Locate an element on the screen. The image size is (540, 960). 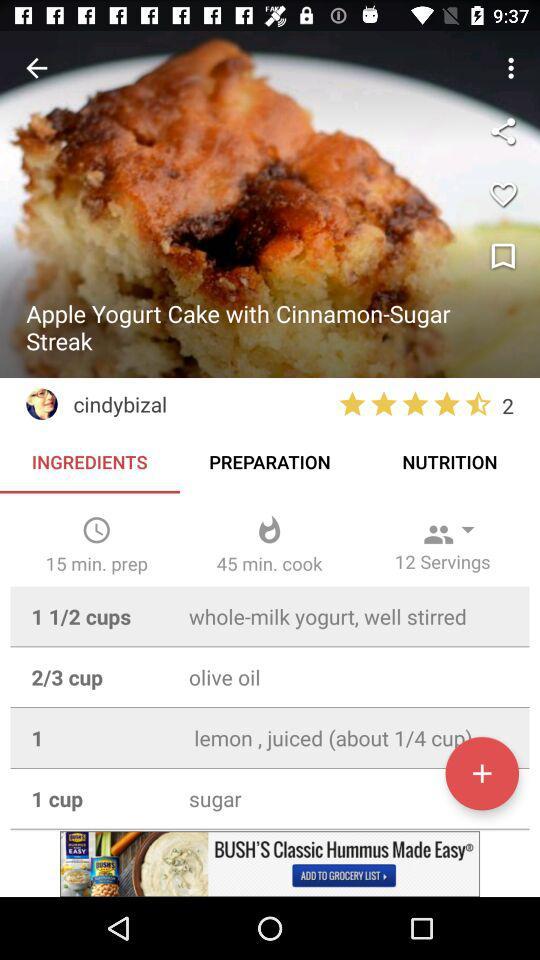
to my stuff is located at coordinates (481, 772).